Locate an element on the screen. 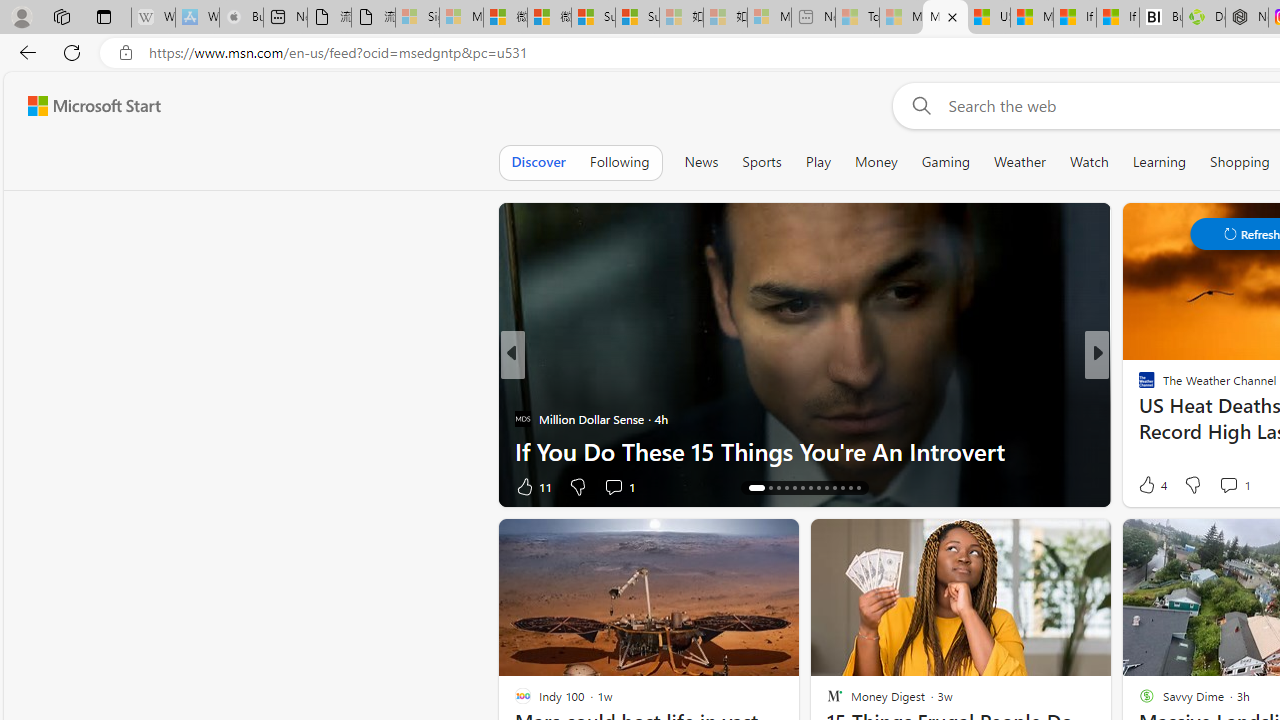  'Million Dollar Sense' is located at coordinates (522, 418).